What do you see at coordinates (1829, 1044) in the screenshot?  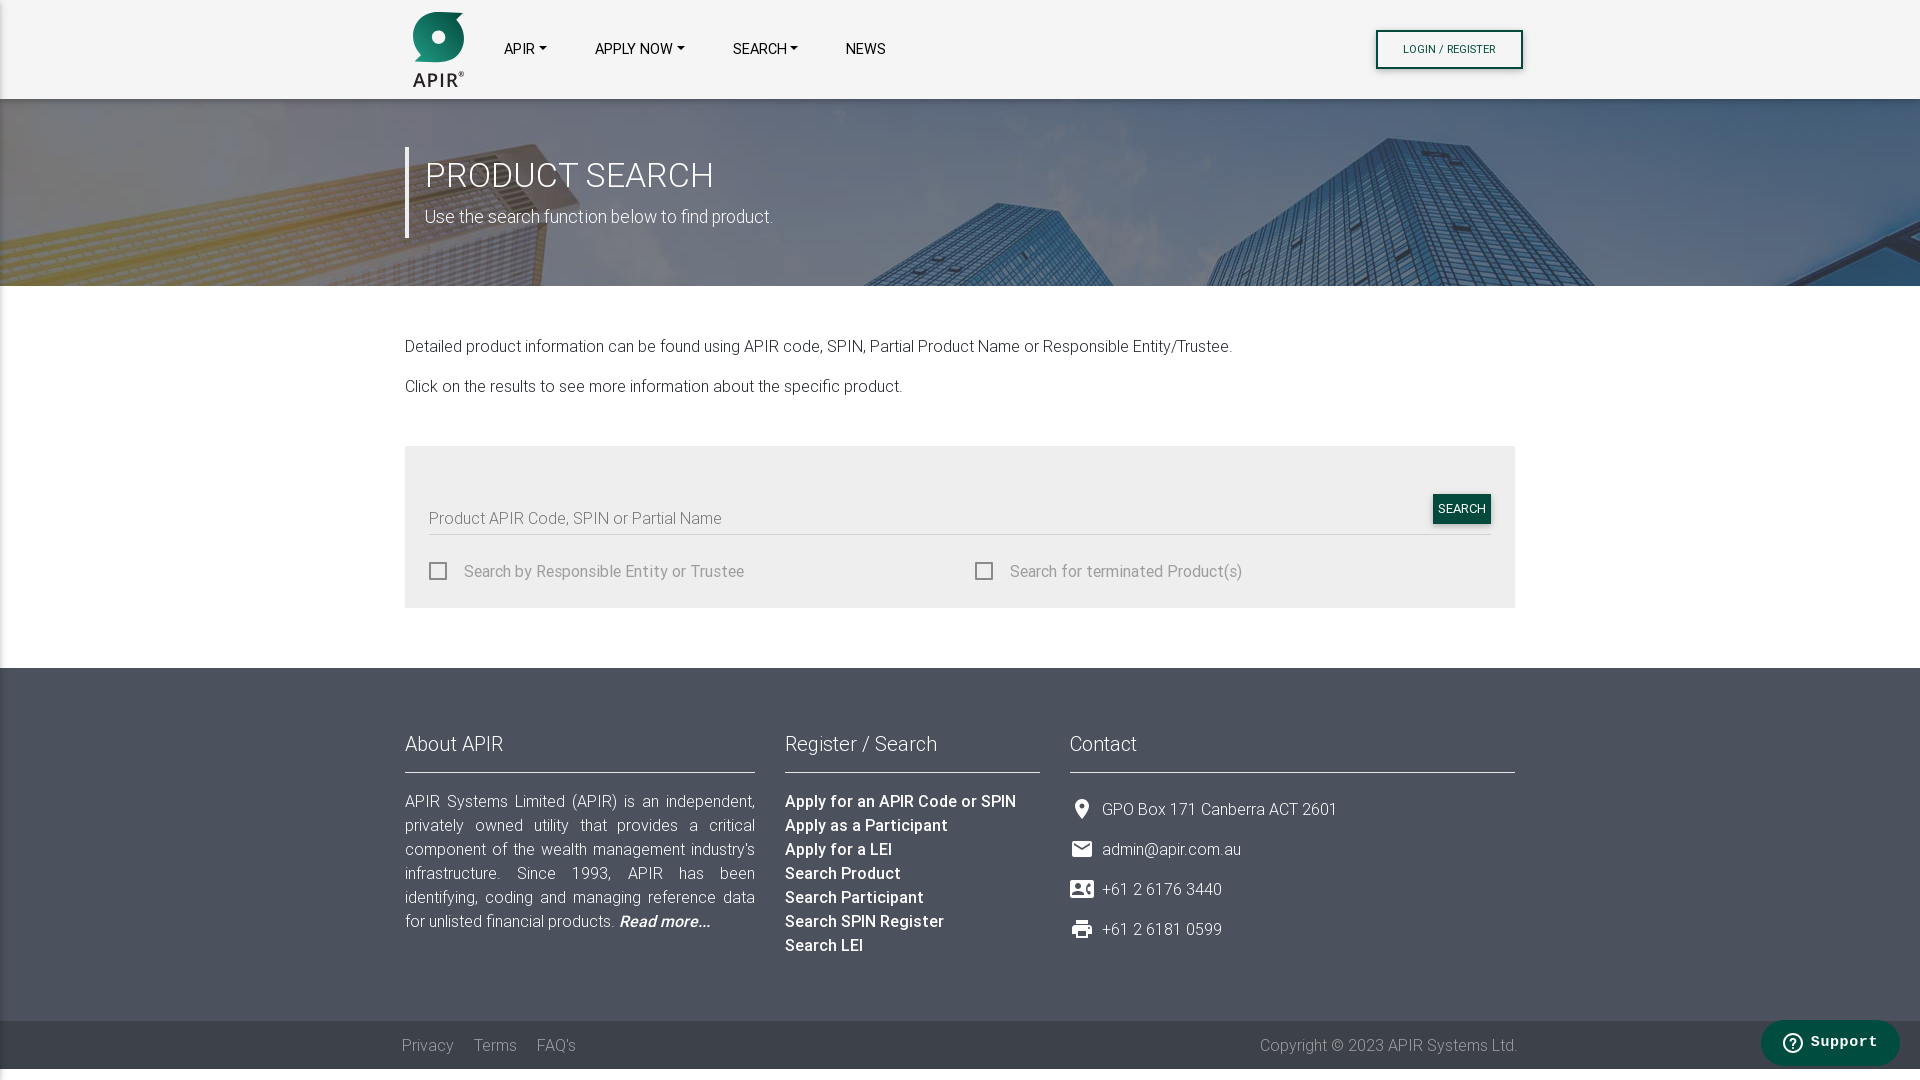 I see `'Opens a widget where you can find more information'` at bounding box center [1829, 1044].